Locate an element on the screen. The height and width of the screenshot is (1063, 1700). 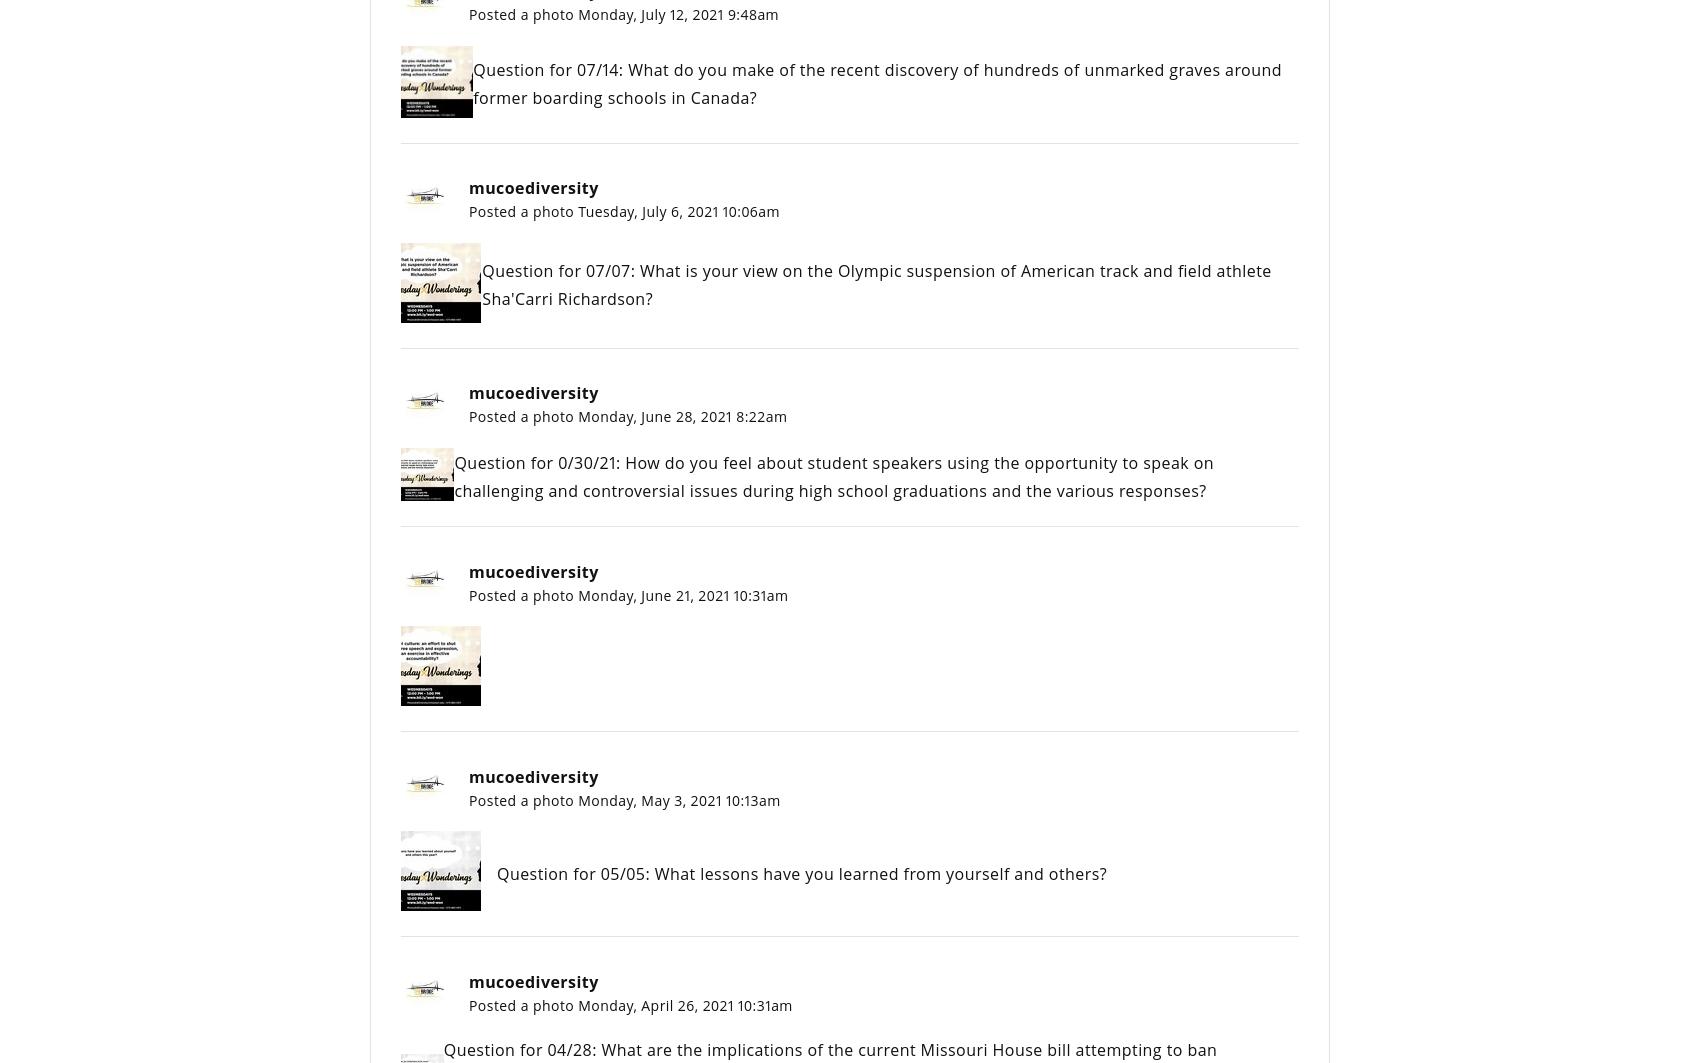
'Question for 0/30/21: How do you feel about student speakers using the opportunity to speak on challenging and controversial issues during high school graduations and the various responses?' is located at coordinates (833, 476).